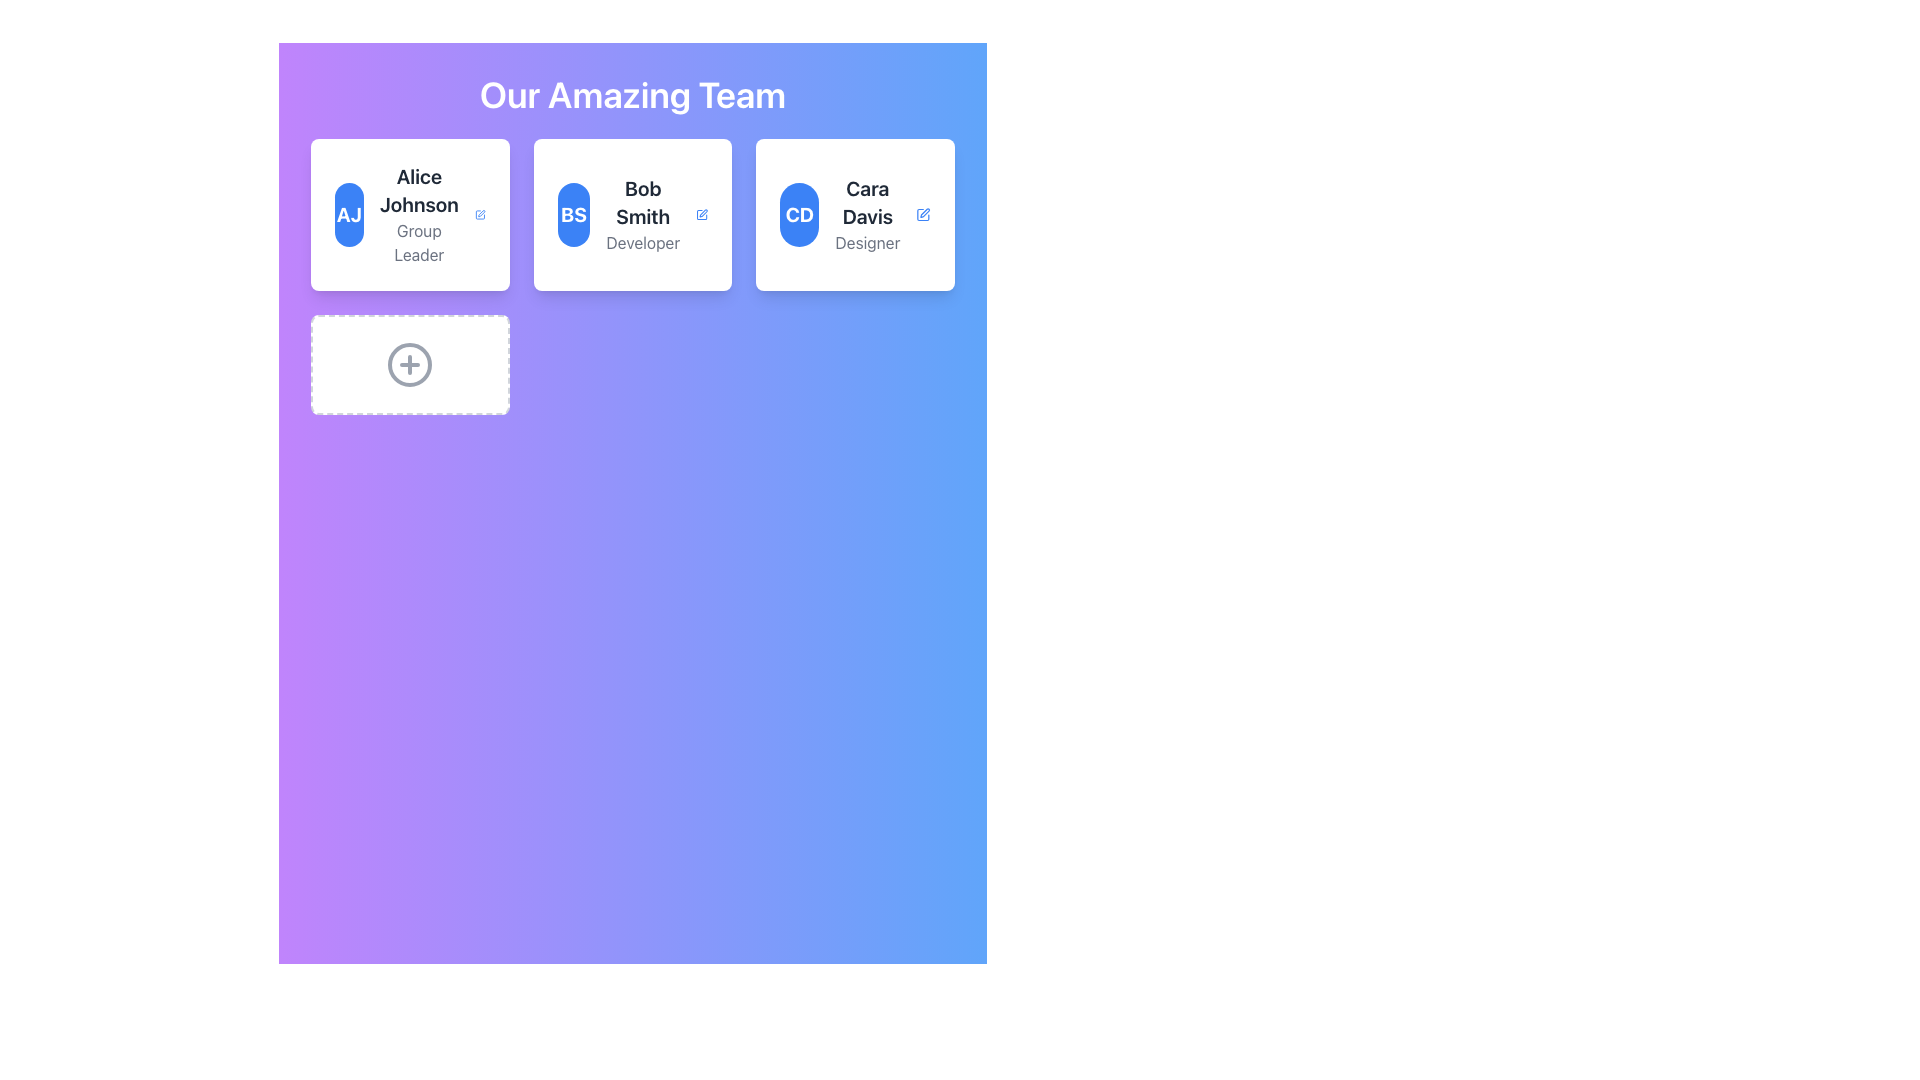  What do you see at coordinates (643, 215) in the screenshot?
I see `the text block displaying 'Bob Smith', the Developer, which is located in the second card of the team member list` at bounding box center [643, 215].